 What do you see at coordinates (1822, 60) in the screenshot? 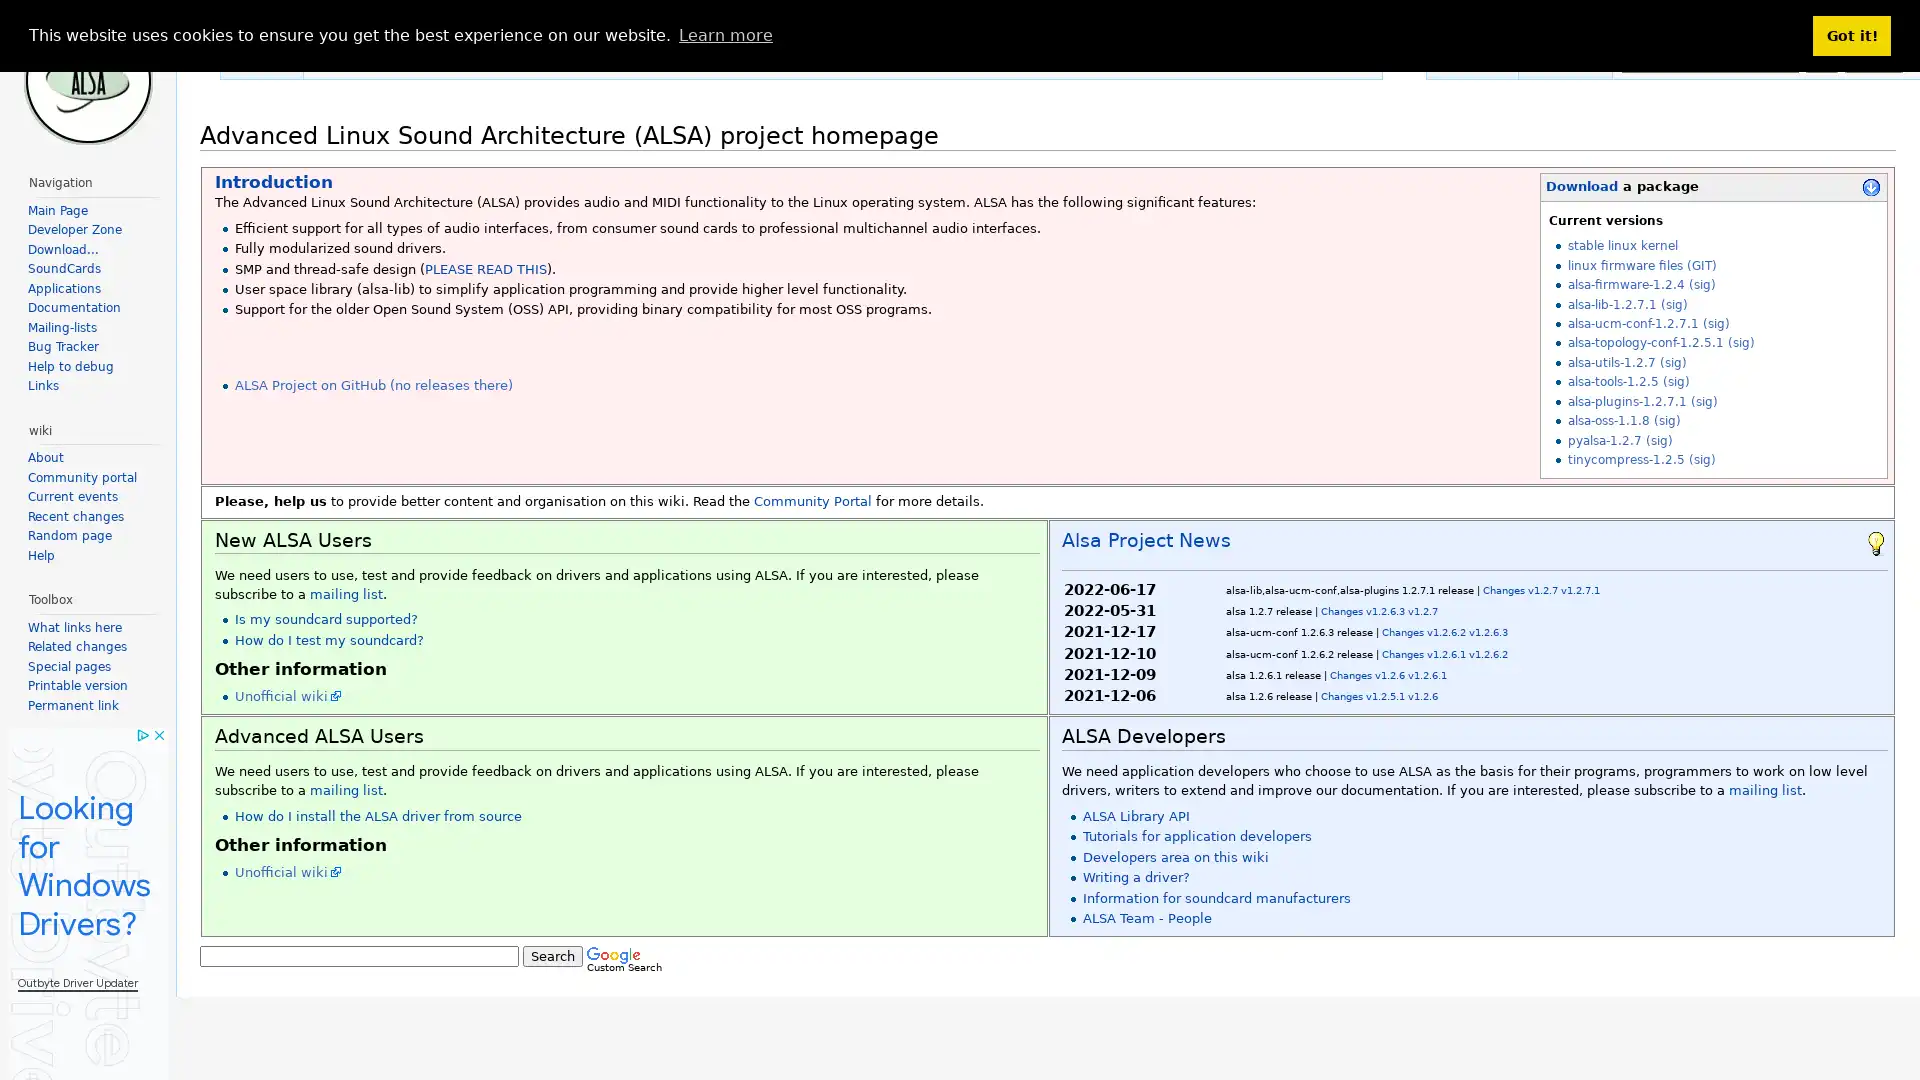
I see `Go` at bounding box center [1822, 60].